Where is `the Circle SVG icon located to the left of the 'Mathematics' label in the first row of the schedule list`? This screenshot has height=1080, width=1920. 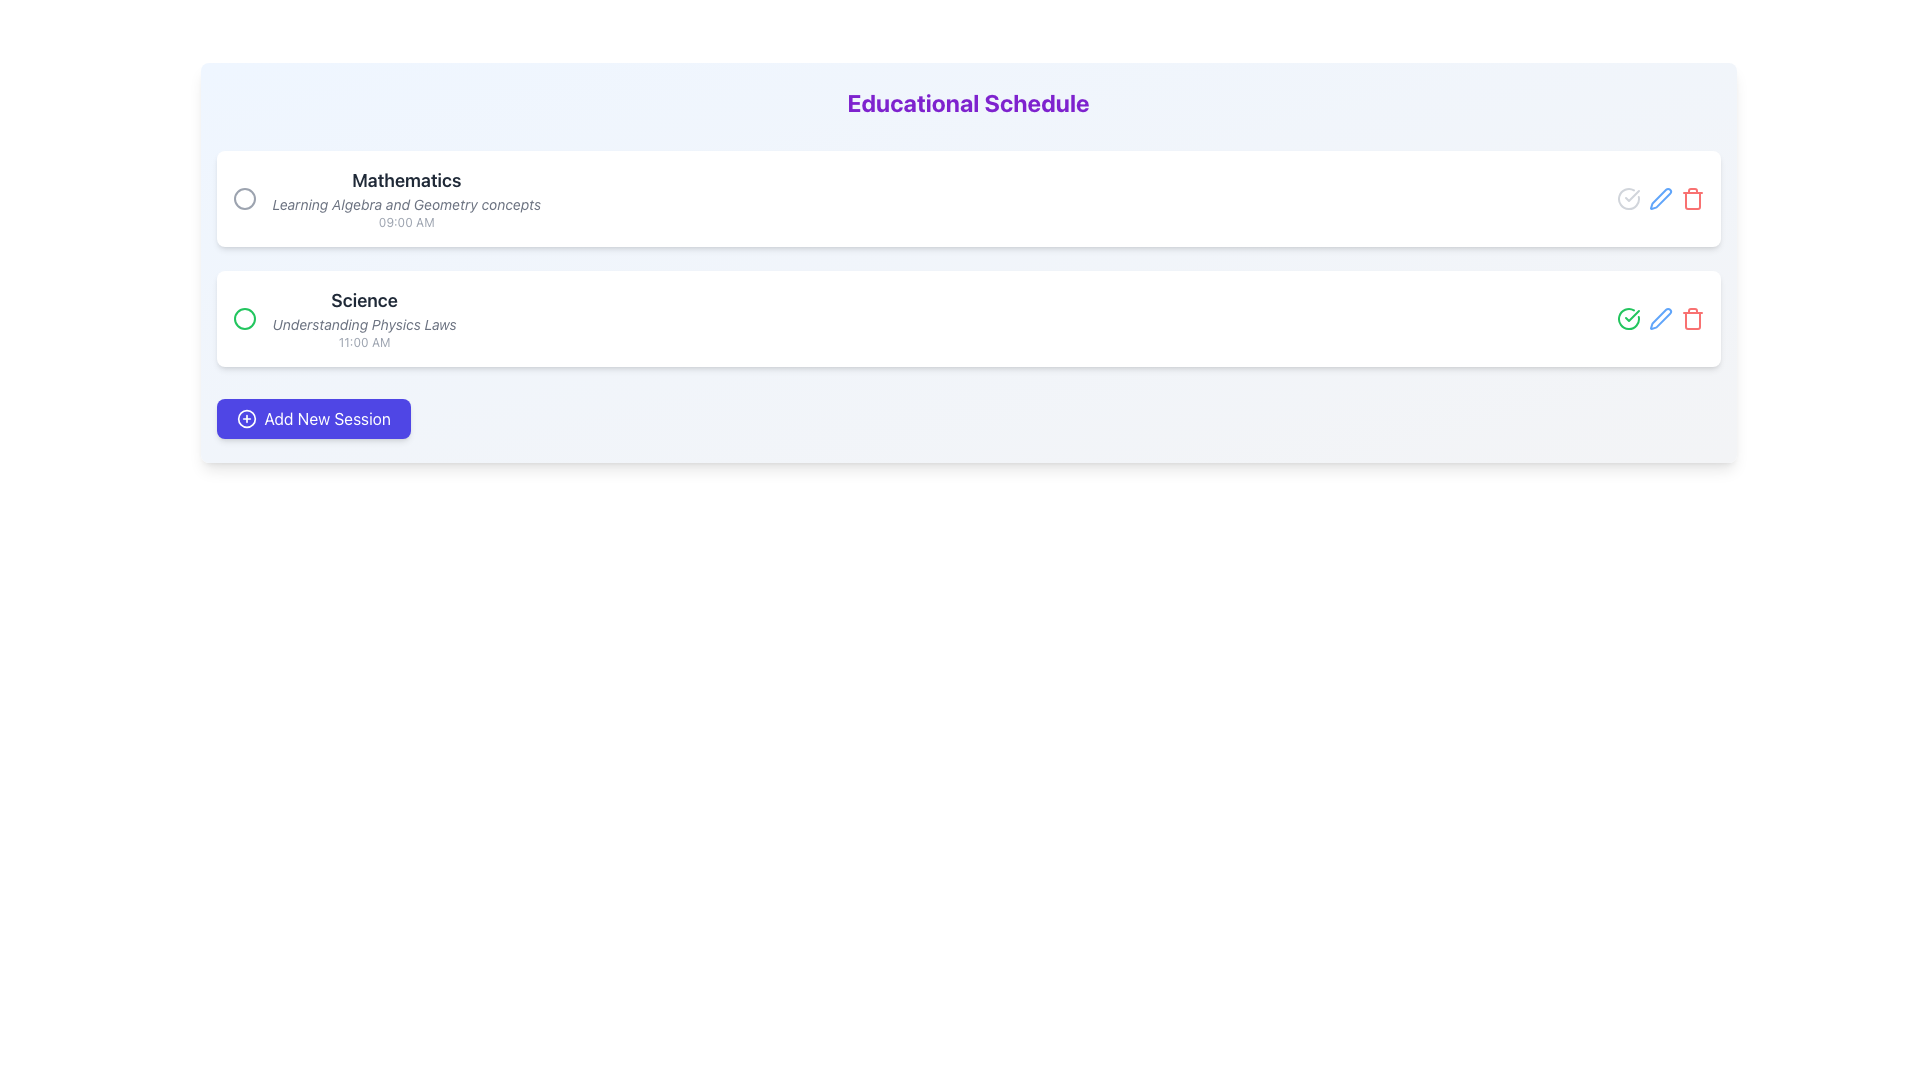
the Circle SVG icon located to the left of the 'Mathematics' label in the first row of the schedule list is located at coordinates (243, 199).